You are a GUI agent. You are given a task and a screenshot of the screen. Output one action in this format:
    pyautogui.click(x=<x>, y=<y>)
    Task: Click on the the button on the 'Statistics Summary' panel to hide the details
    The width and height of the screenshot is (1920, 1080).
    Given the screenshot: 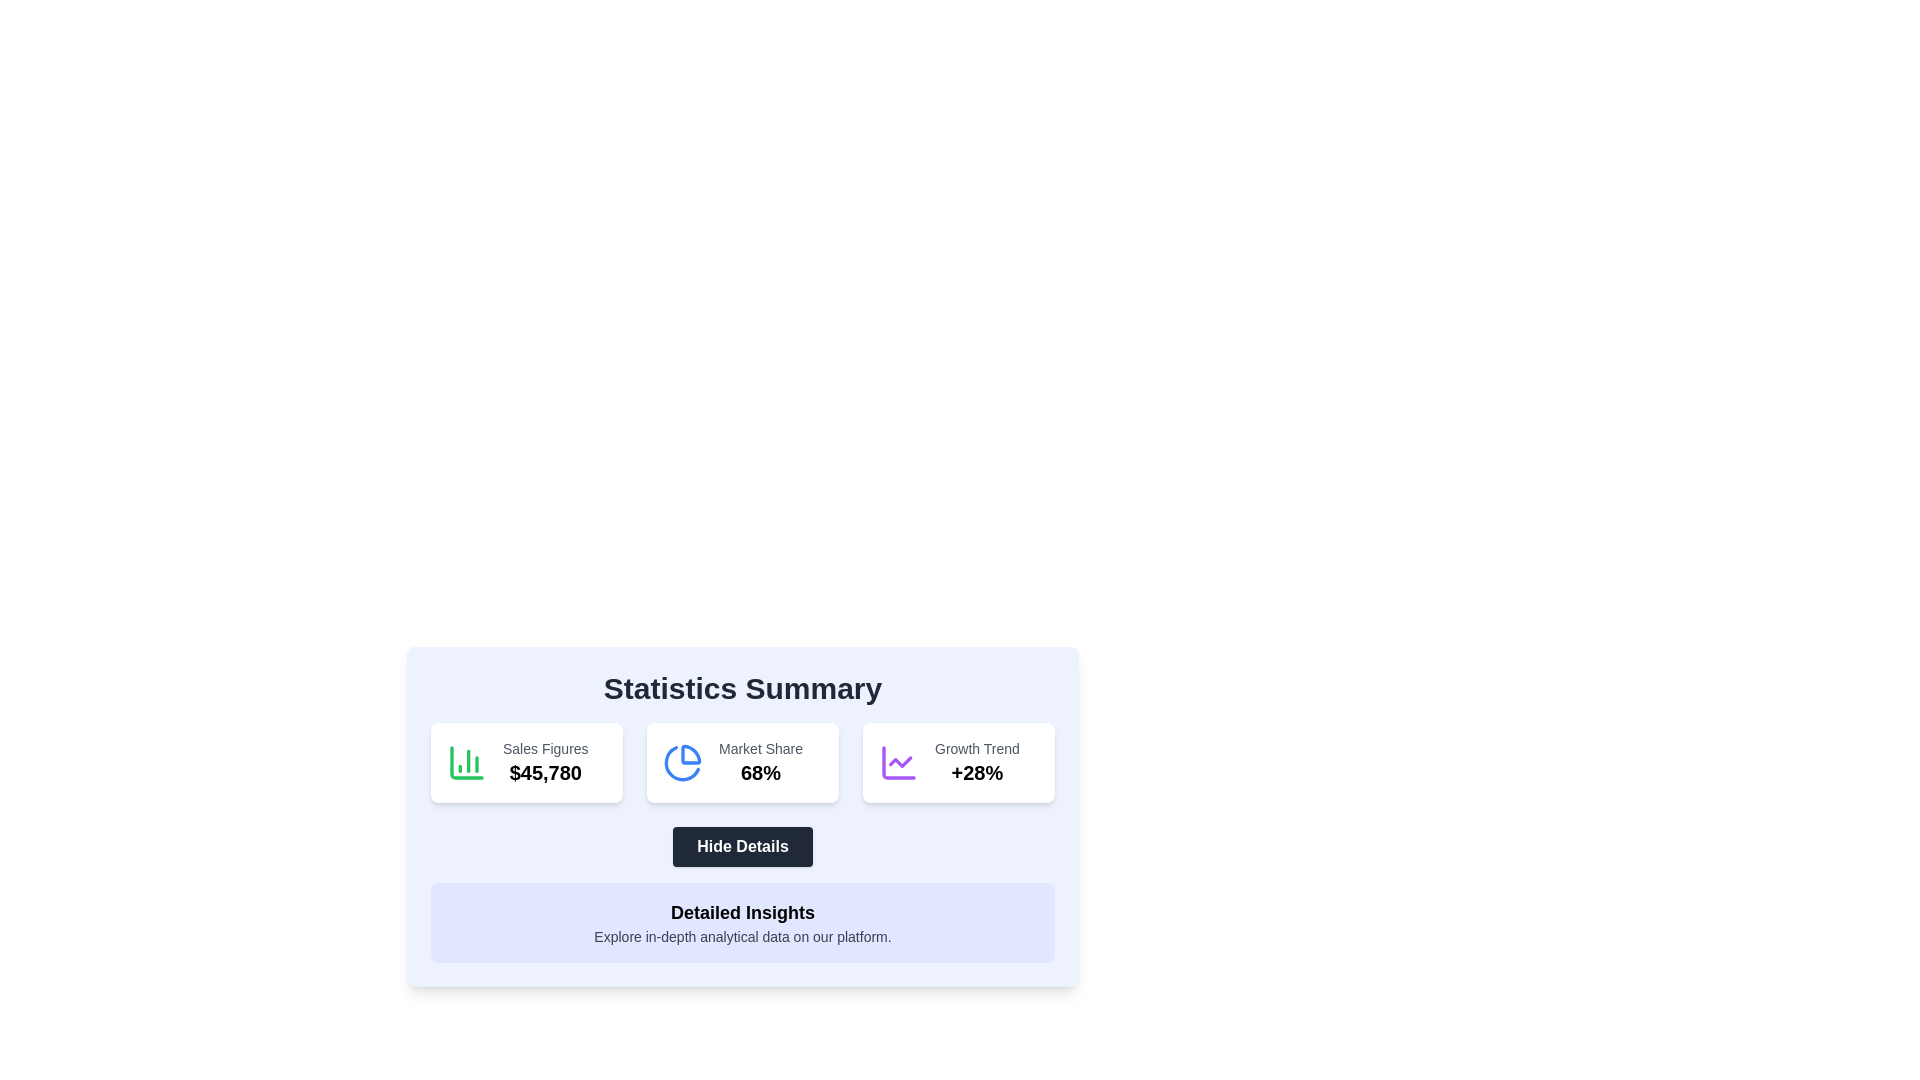 What is the action you would take?
    pyautogui.click(x=742, y=824)
    